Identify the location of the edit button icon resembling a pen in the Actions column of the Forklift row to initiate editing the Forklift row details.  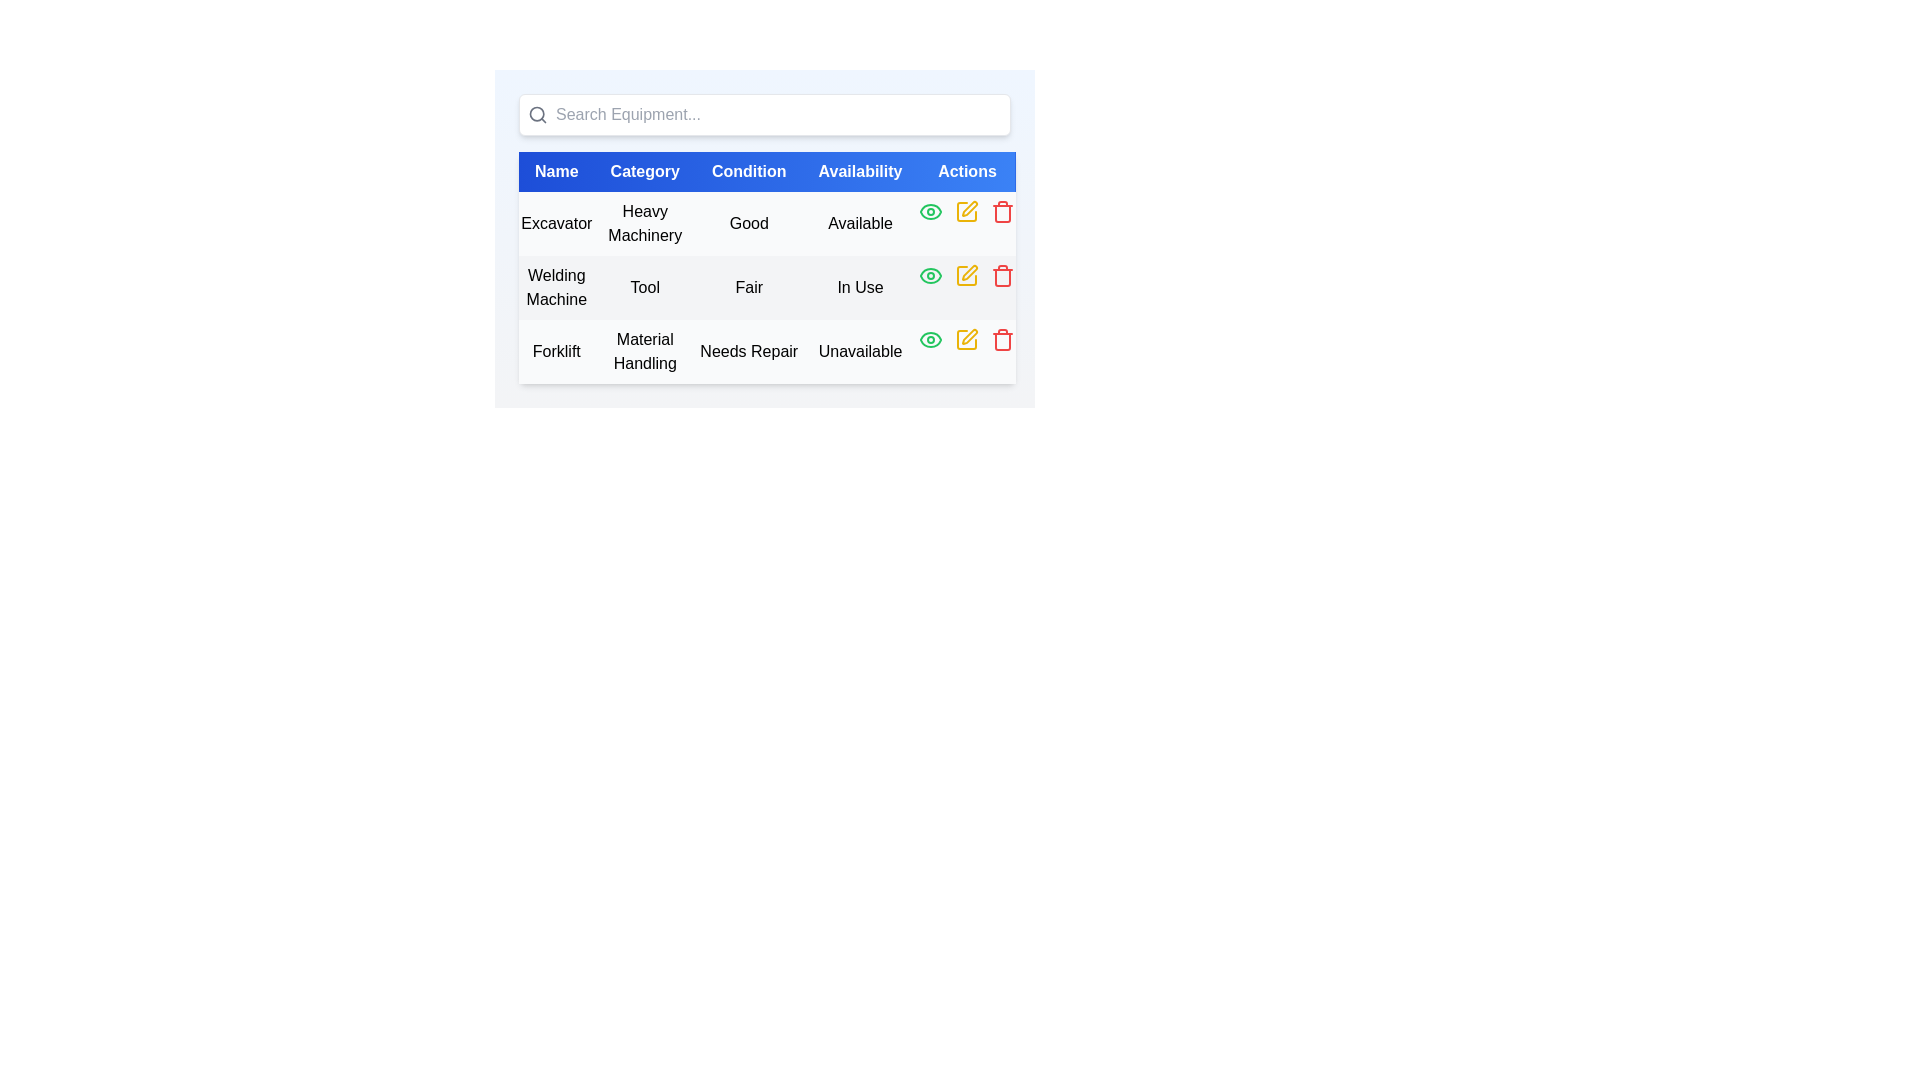
(970, 335).